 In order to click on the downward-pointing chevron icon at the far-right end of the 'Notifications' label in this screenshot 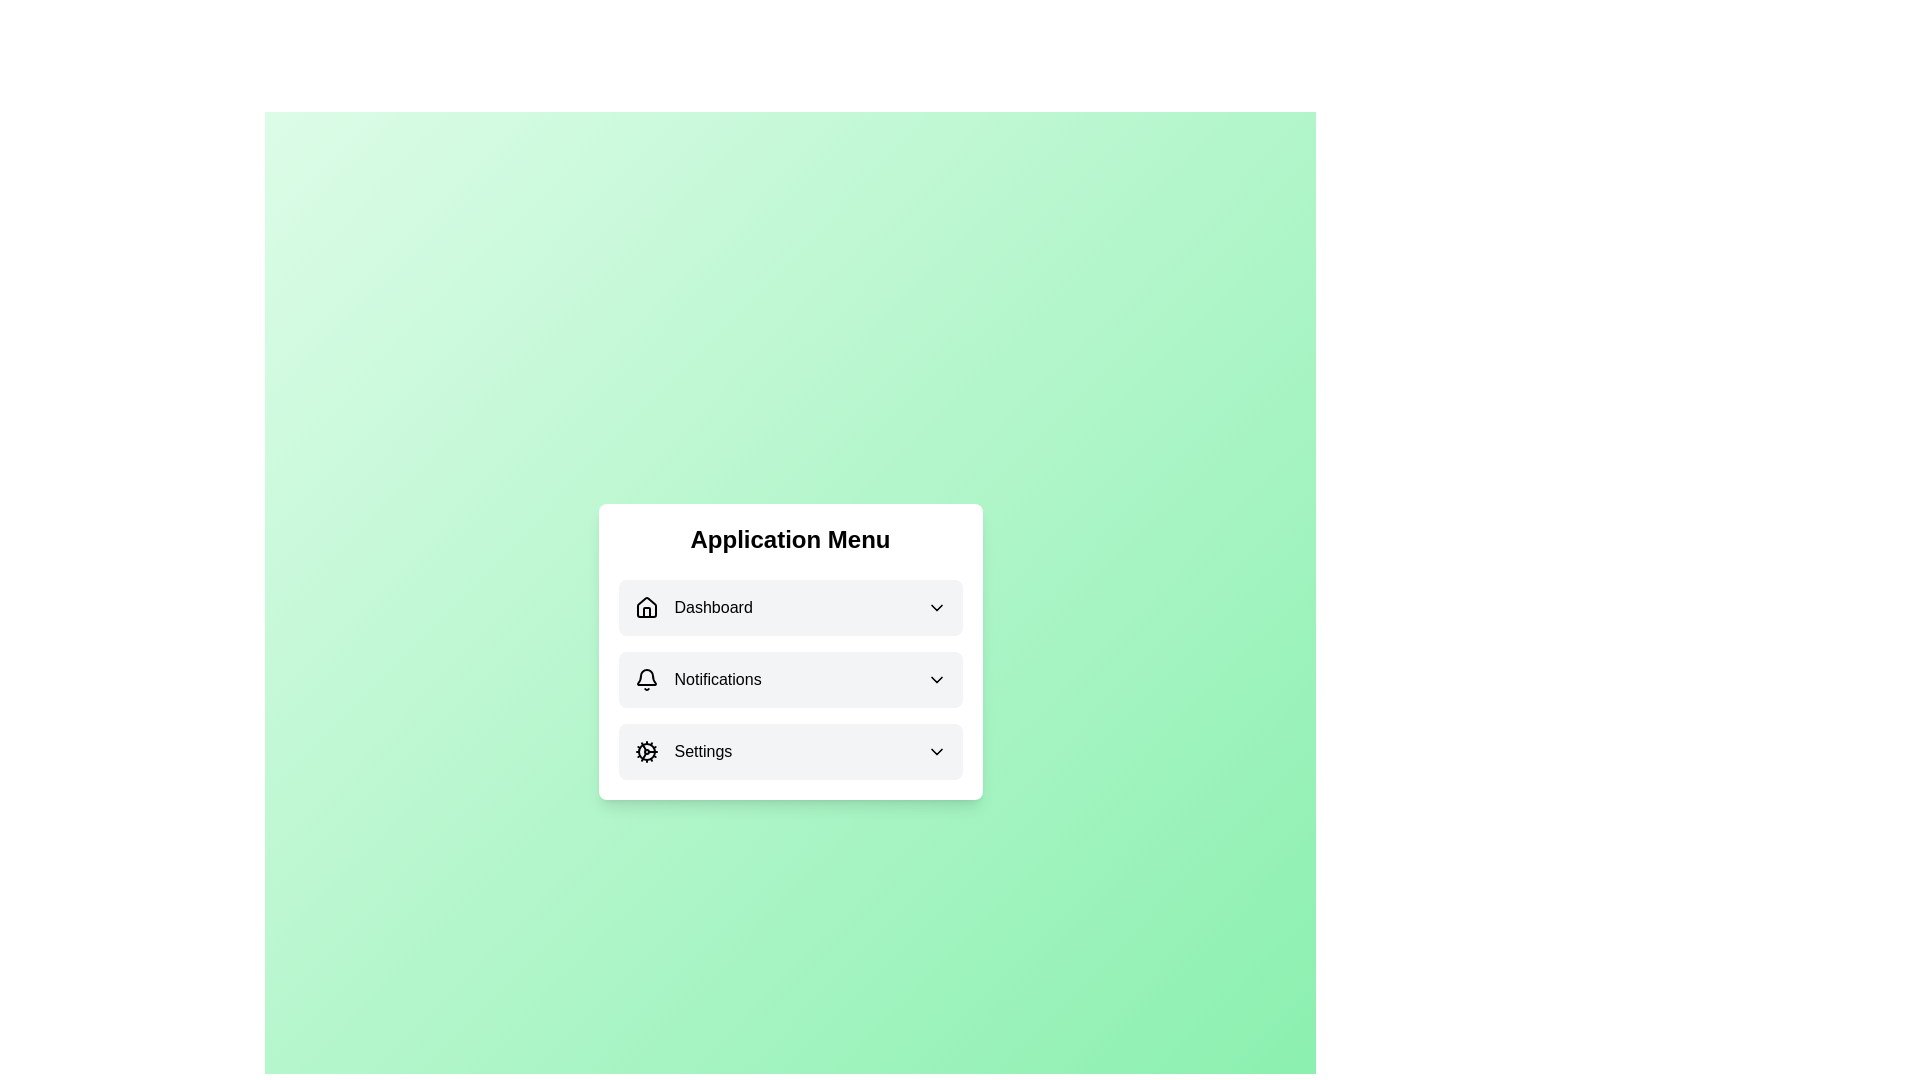, I will do `click(935, 678)`.